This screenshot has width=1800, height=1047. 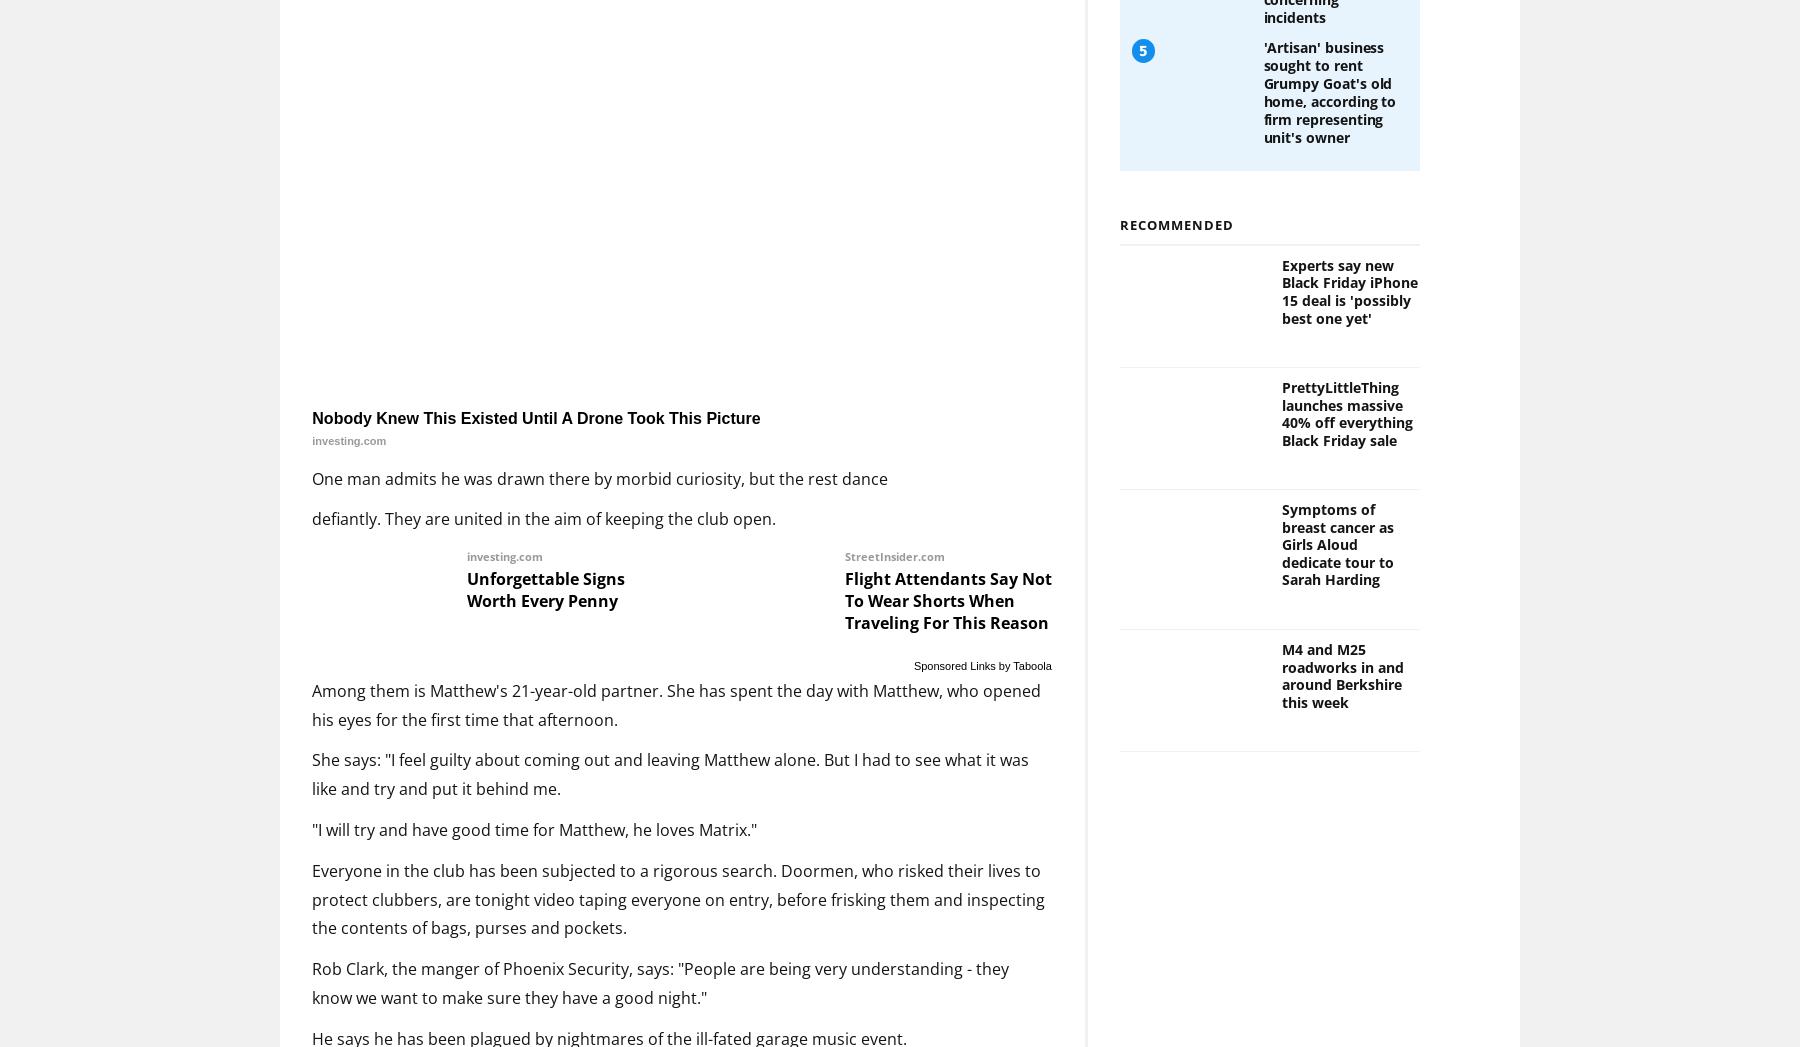 I want to click on 'Rob Clark, the manger of Phoenix Security, says: "People are being very understanding - they know we want to make sure they have a good night."', so click(x=310, y=982).